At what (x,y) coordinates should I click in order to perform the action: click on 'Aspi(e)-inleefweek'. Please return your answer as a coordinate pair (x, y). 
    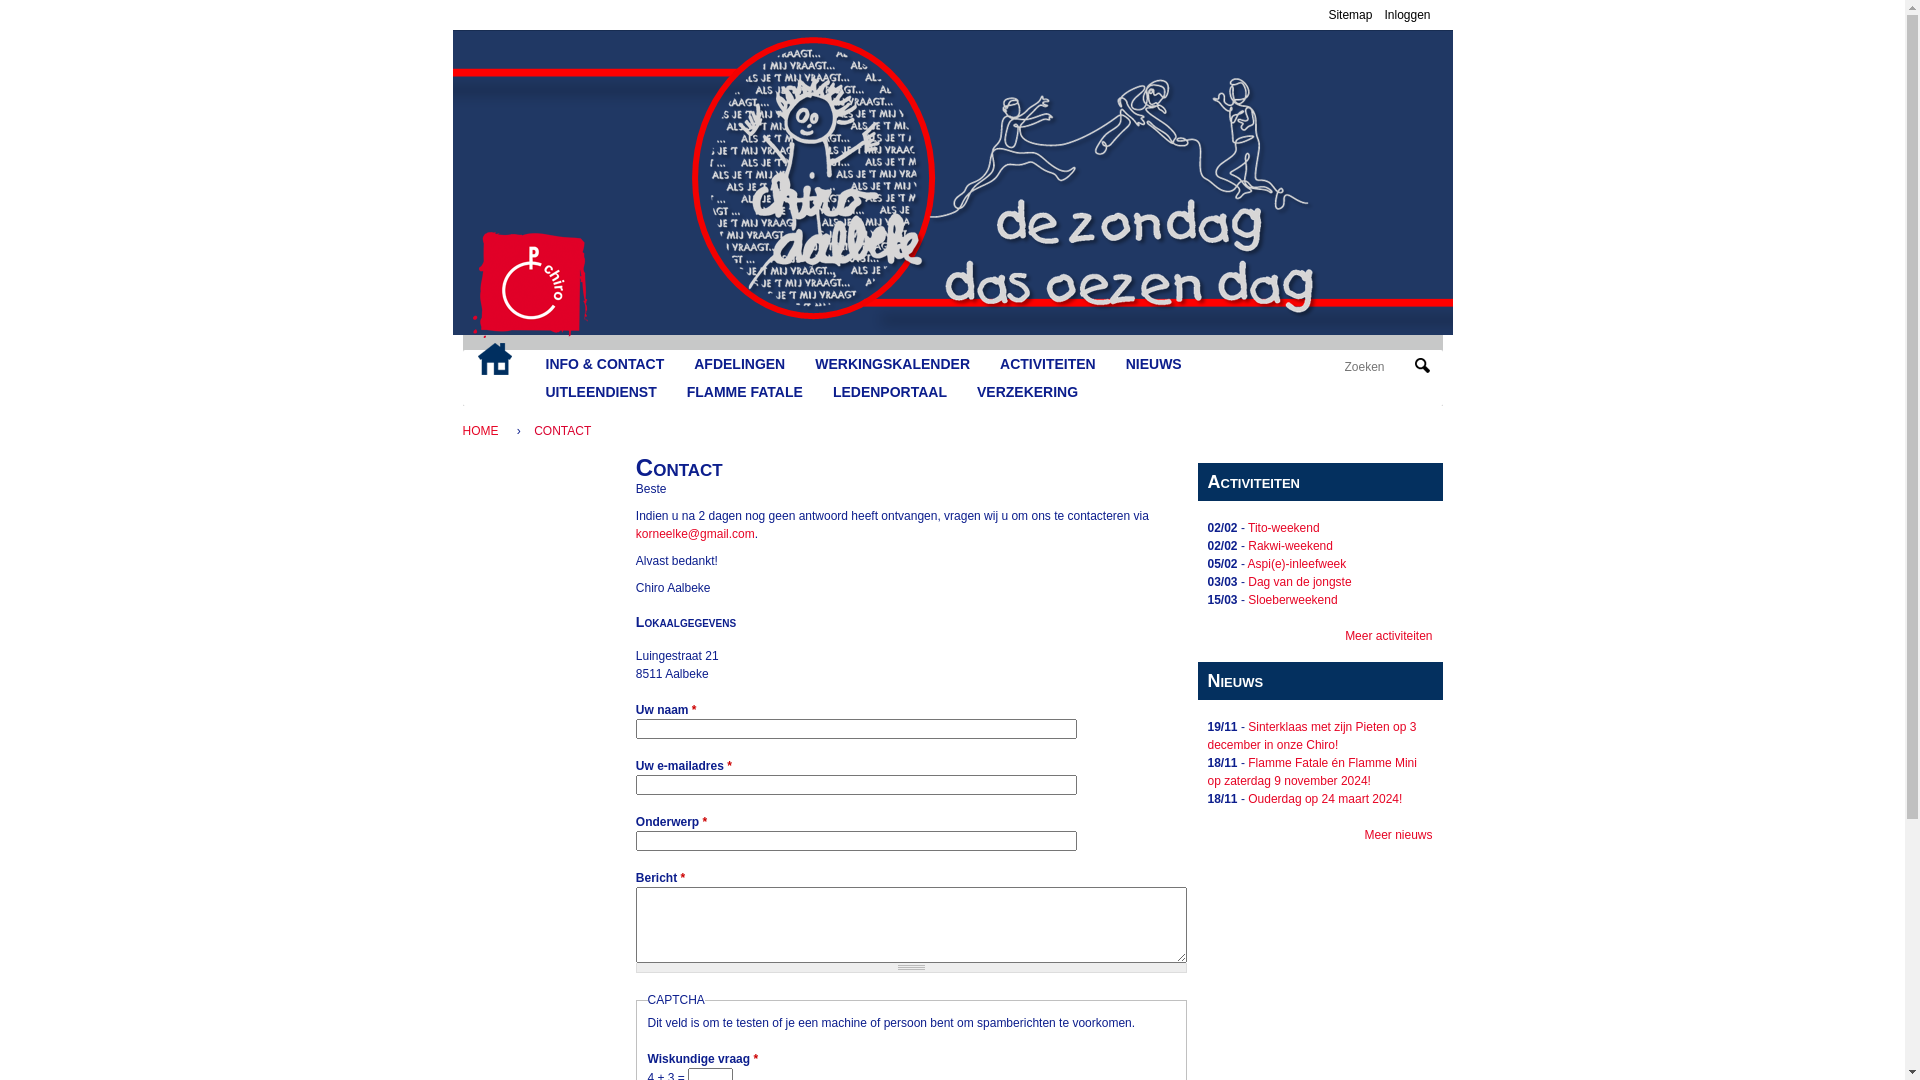
    Looking at the image, I should click on (1247, 563).